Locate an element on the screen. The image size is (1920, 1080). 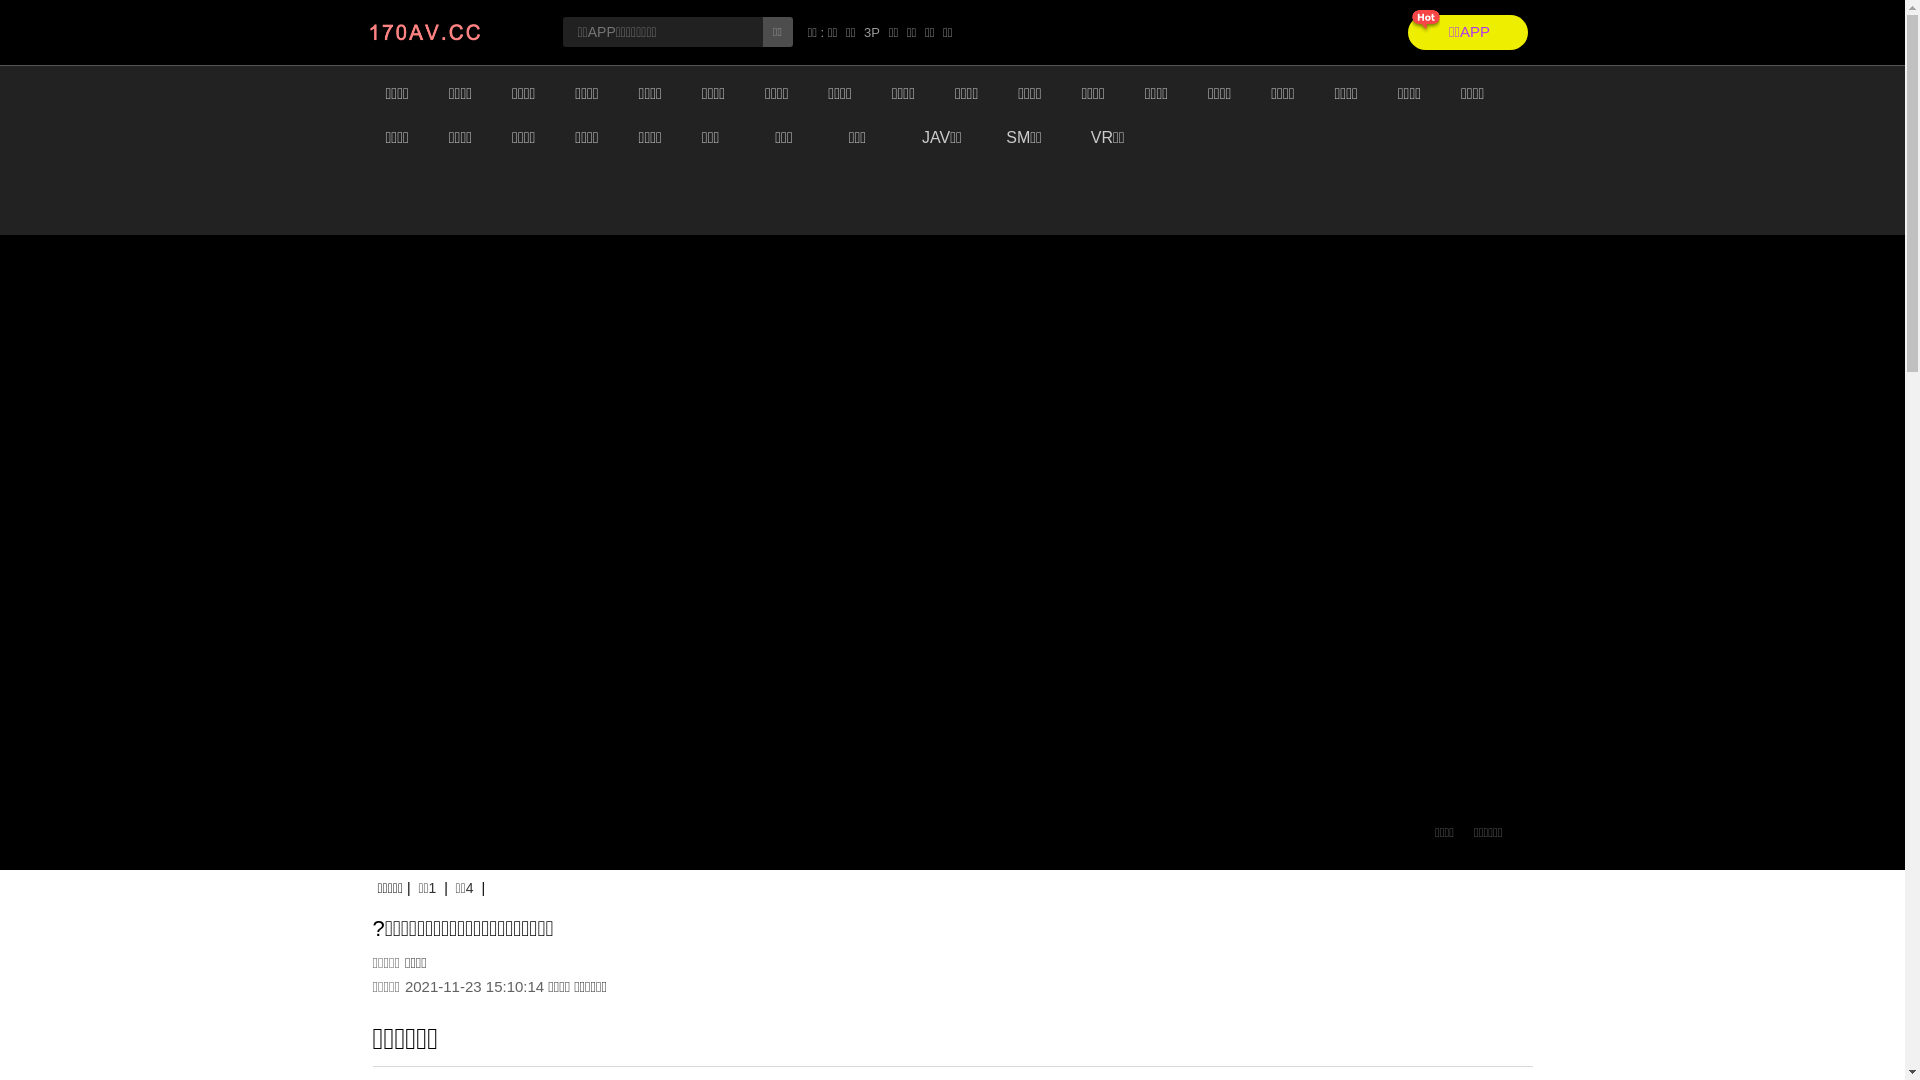
'3P' is located at coordinates (872, 32).